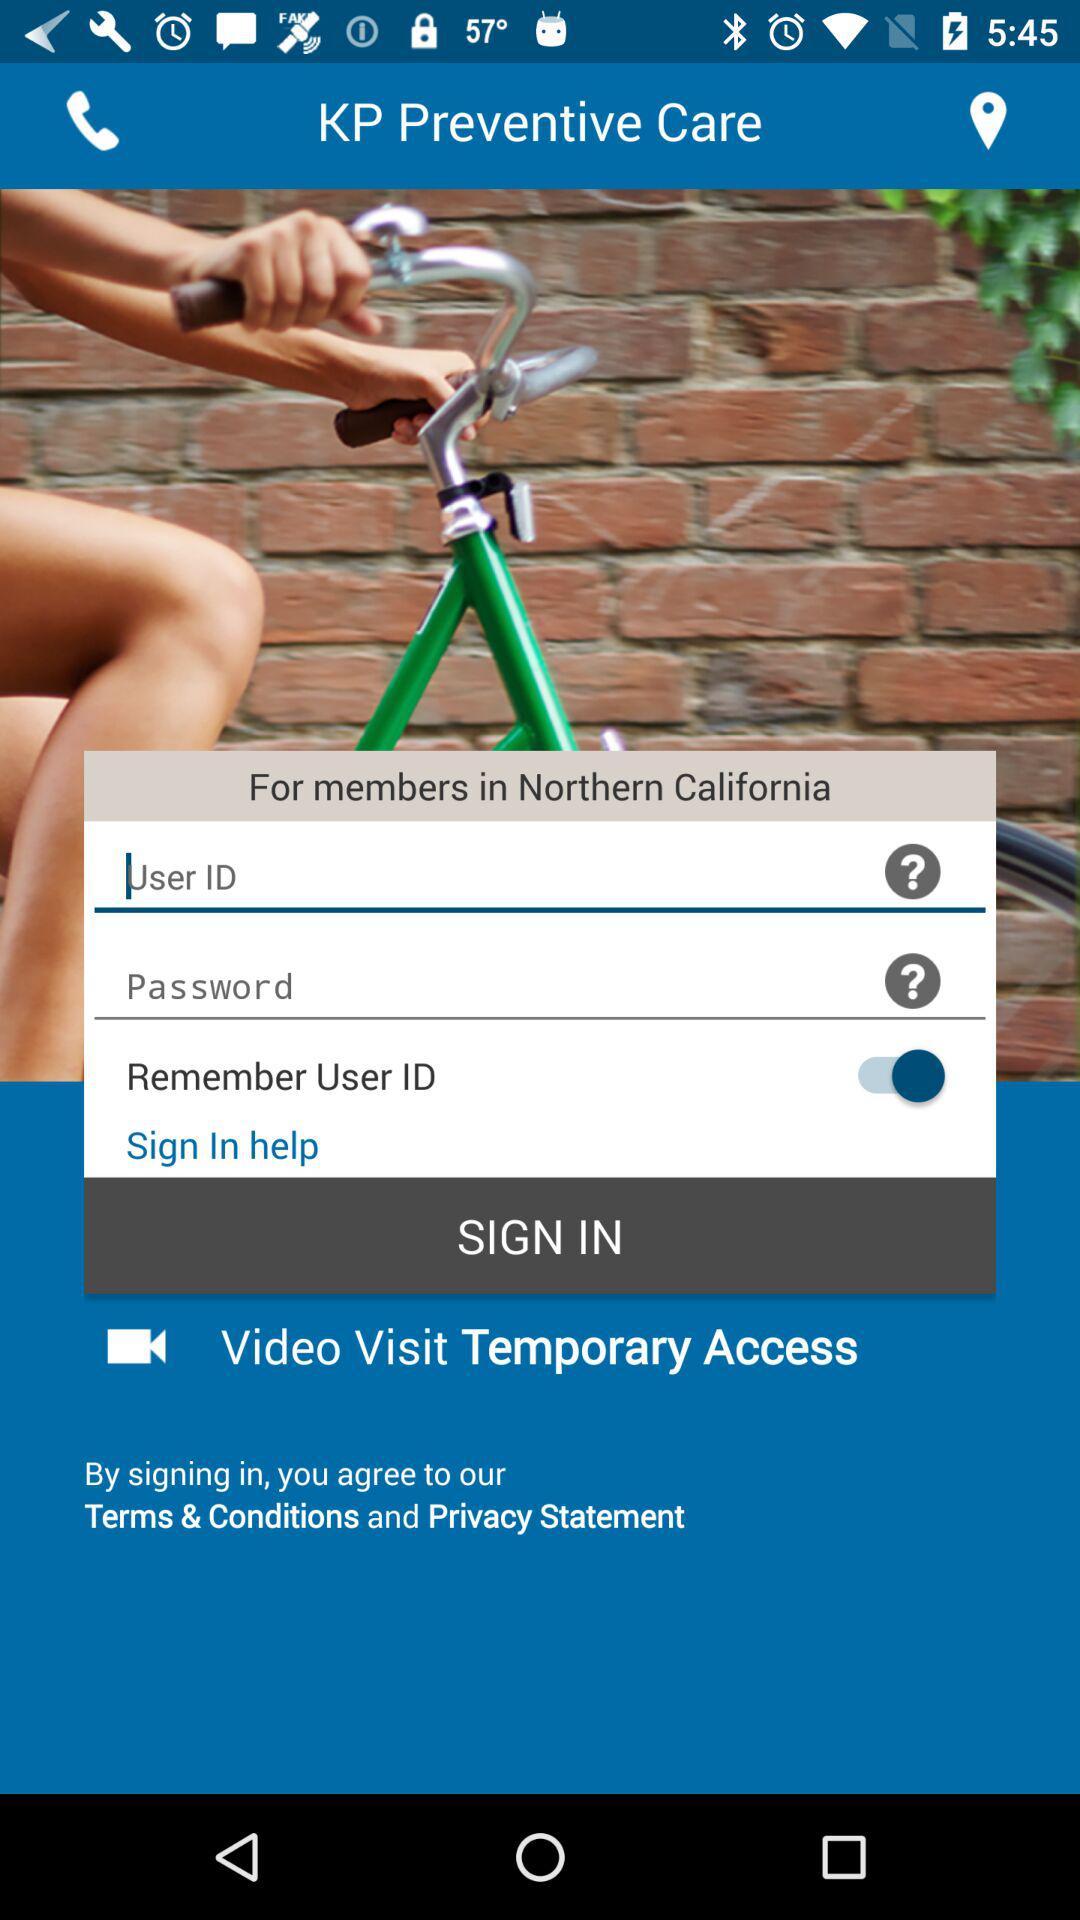 The height and width of the screenshot is (1920, 1080). I want to click on app next to remember user id app, so click(890, 1074).